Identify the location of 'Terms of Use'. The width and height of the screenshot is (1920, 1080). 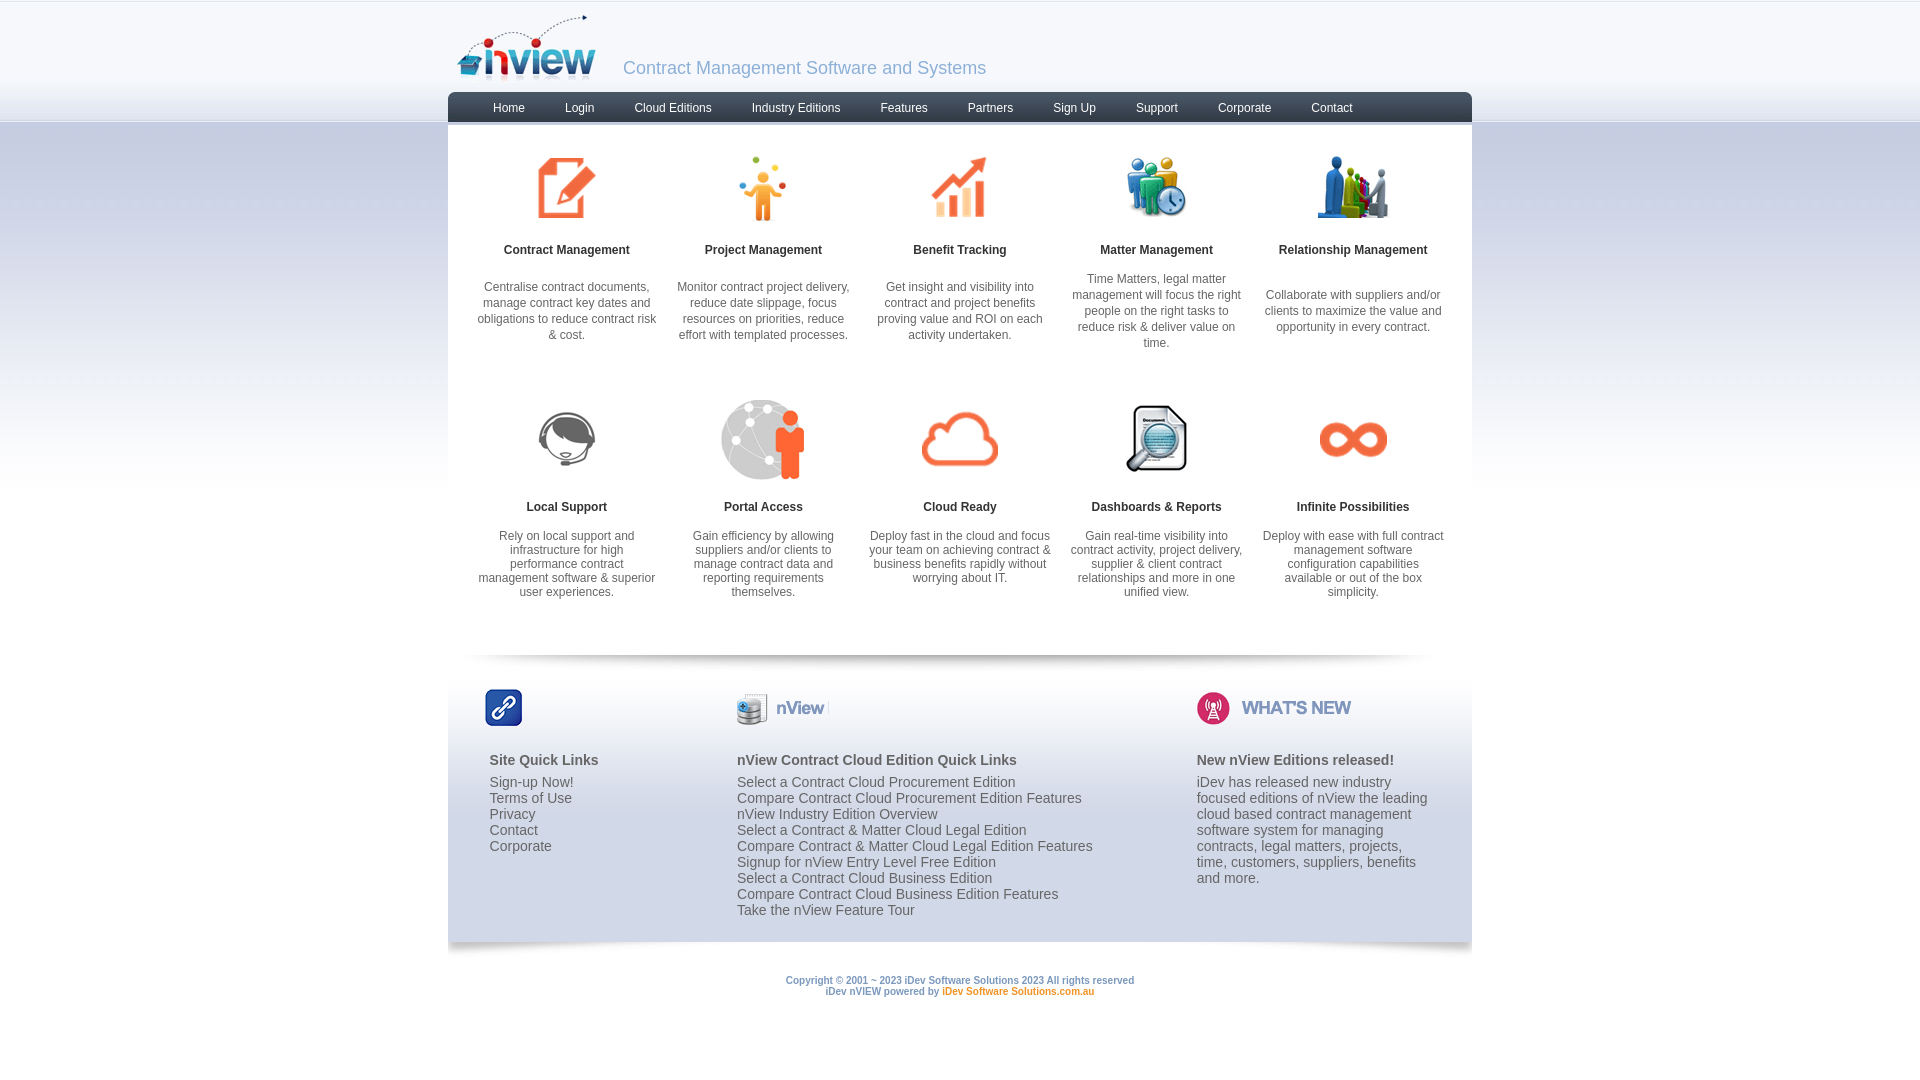
(489, 797).